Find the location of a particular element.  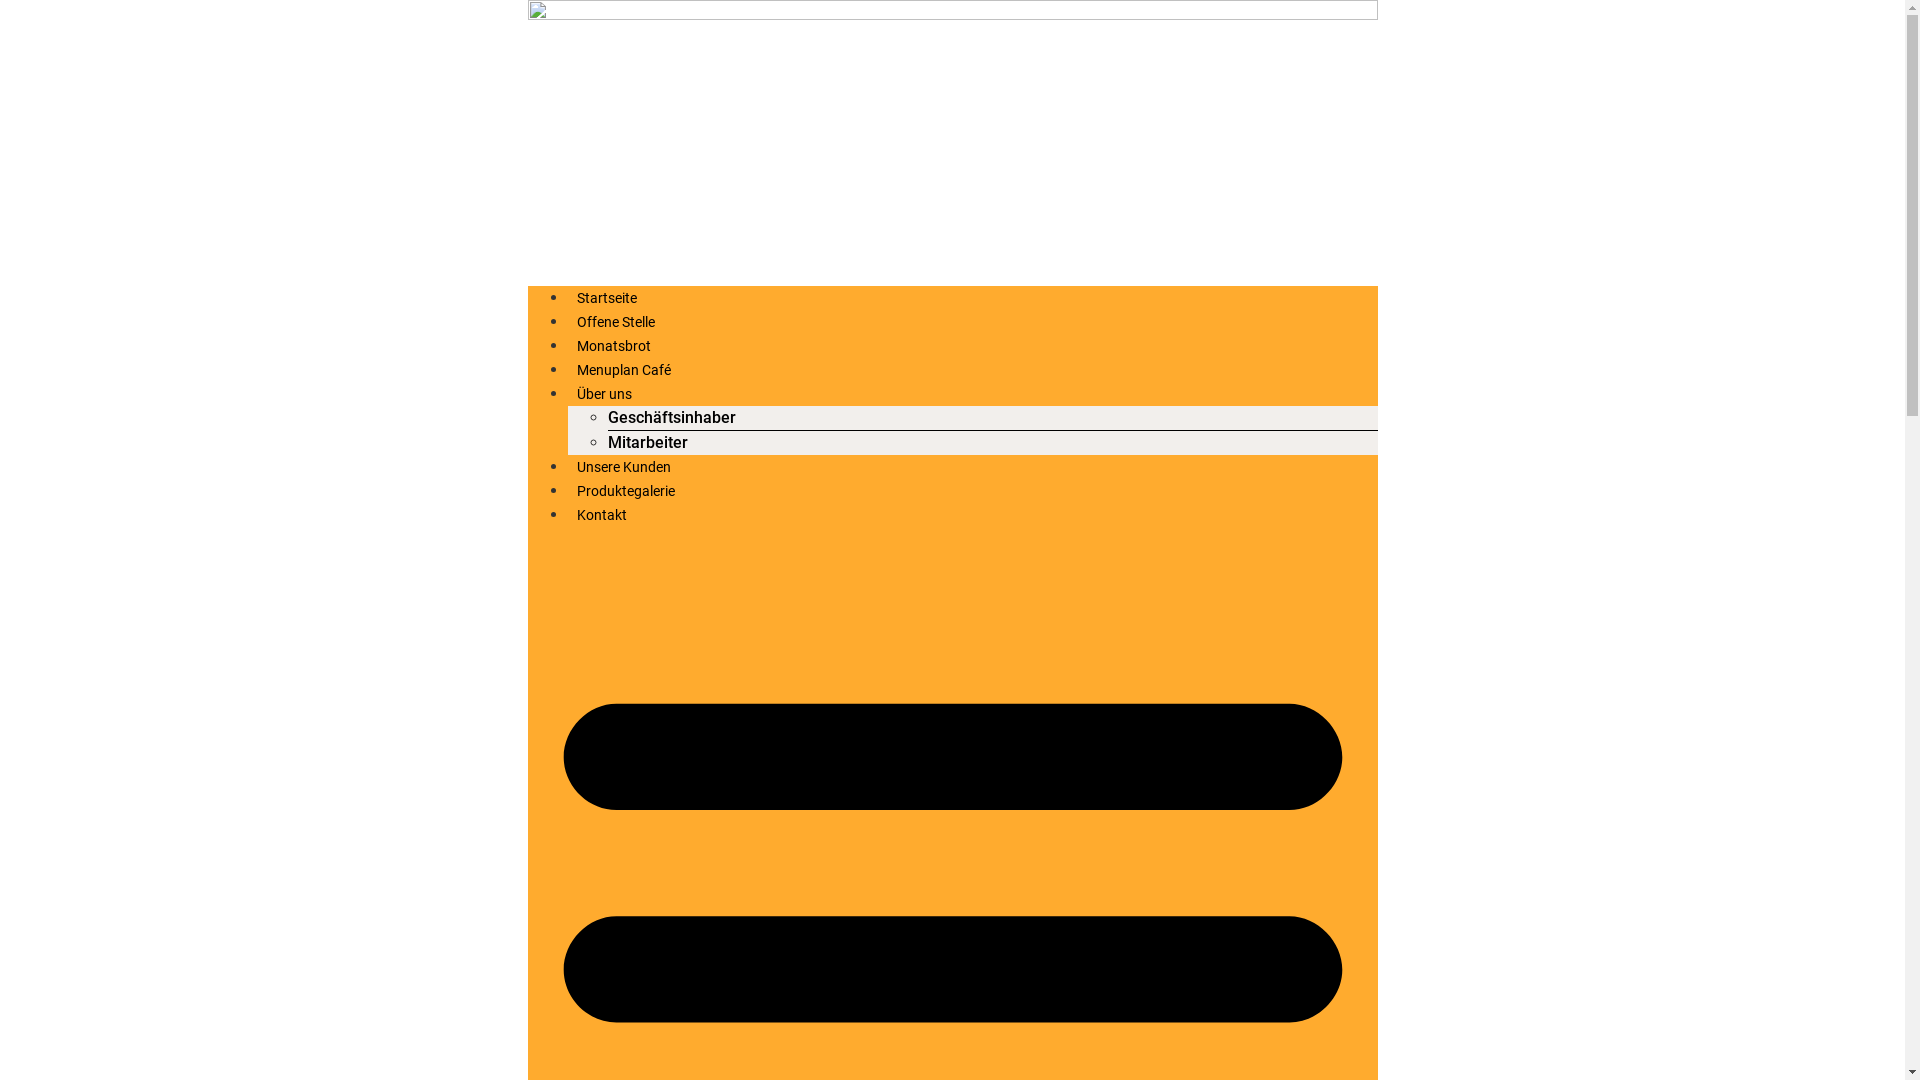

'Monatsbrot' is located at coordinates (566, 345).